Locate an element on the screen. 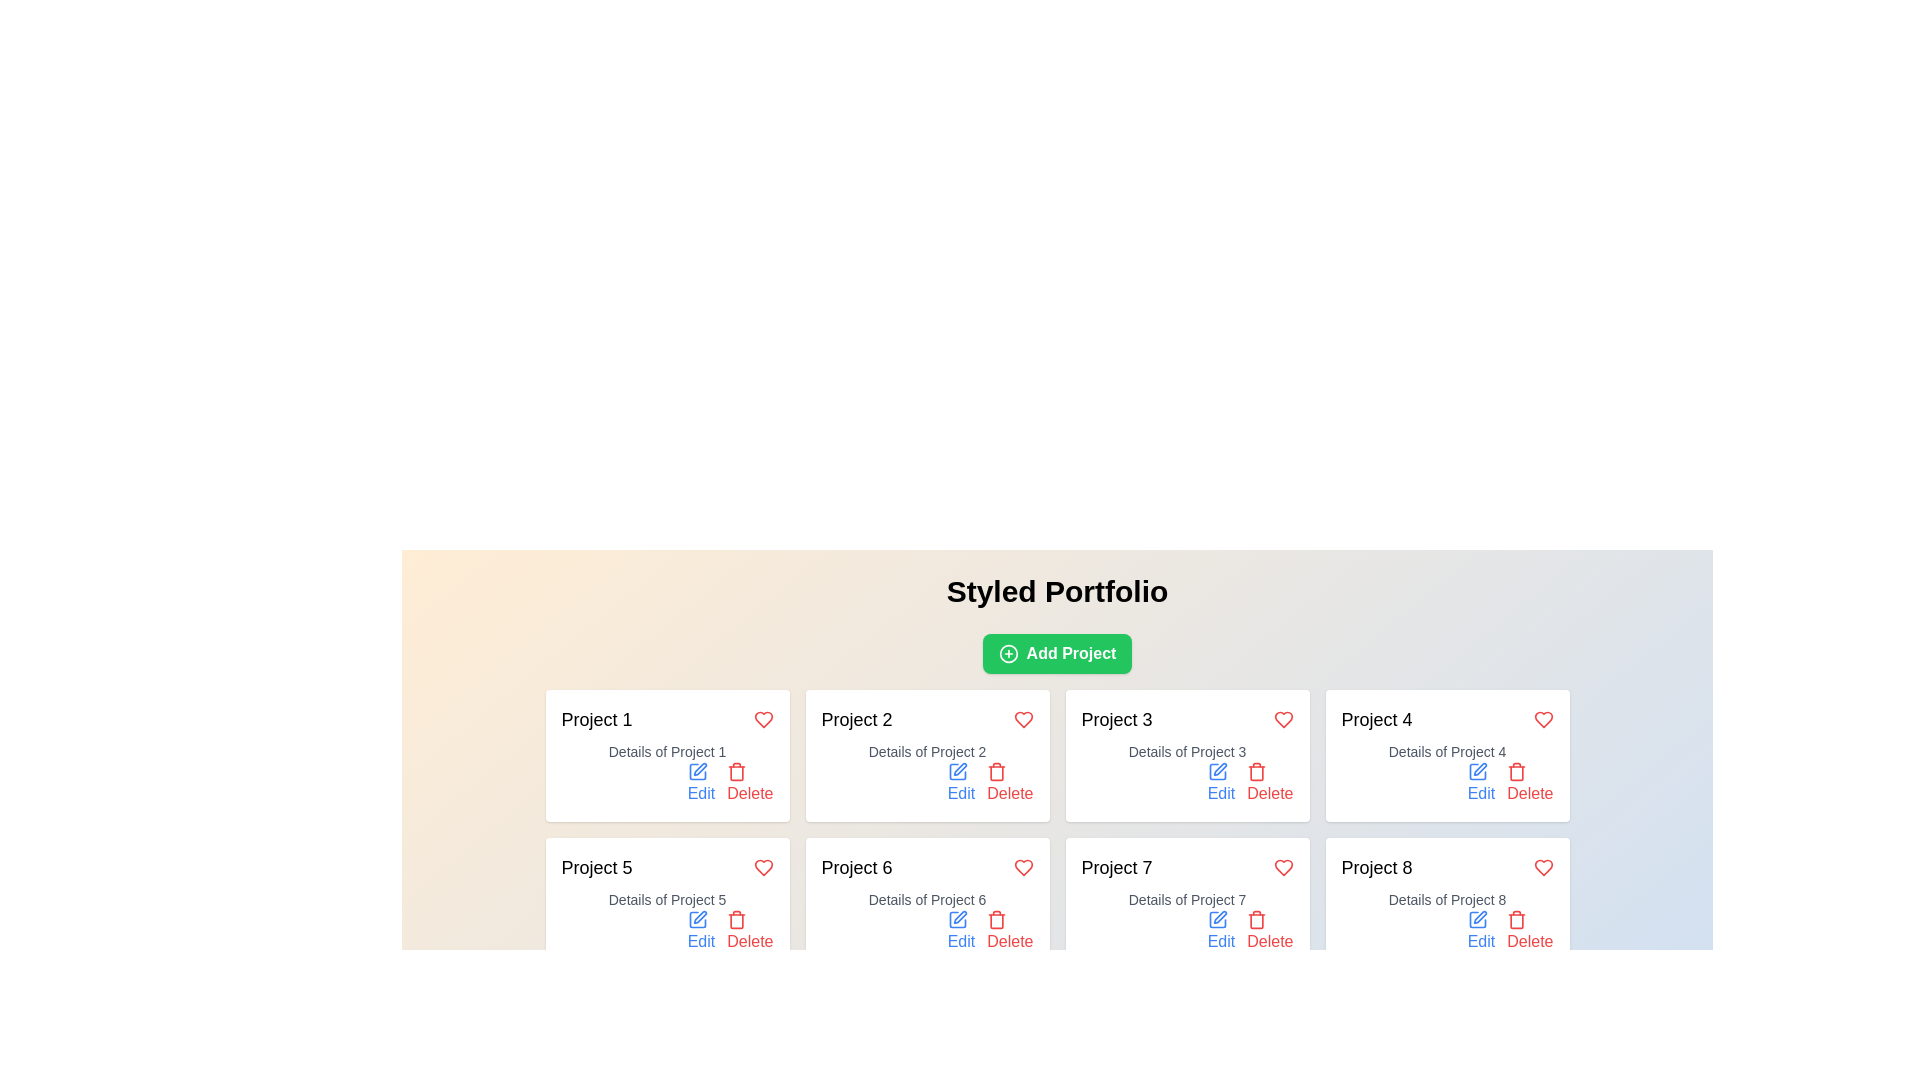  the delete icon button located at the bottom section of the sixth project box is located at coordinates (997, 920).